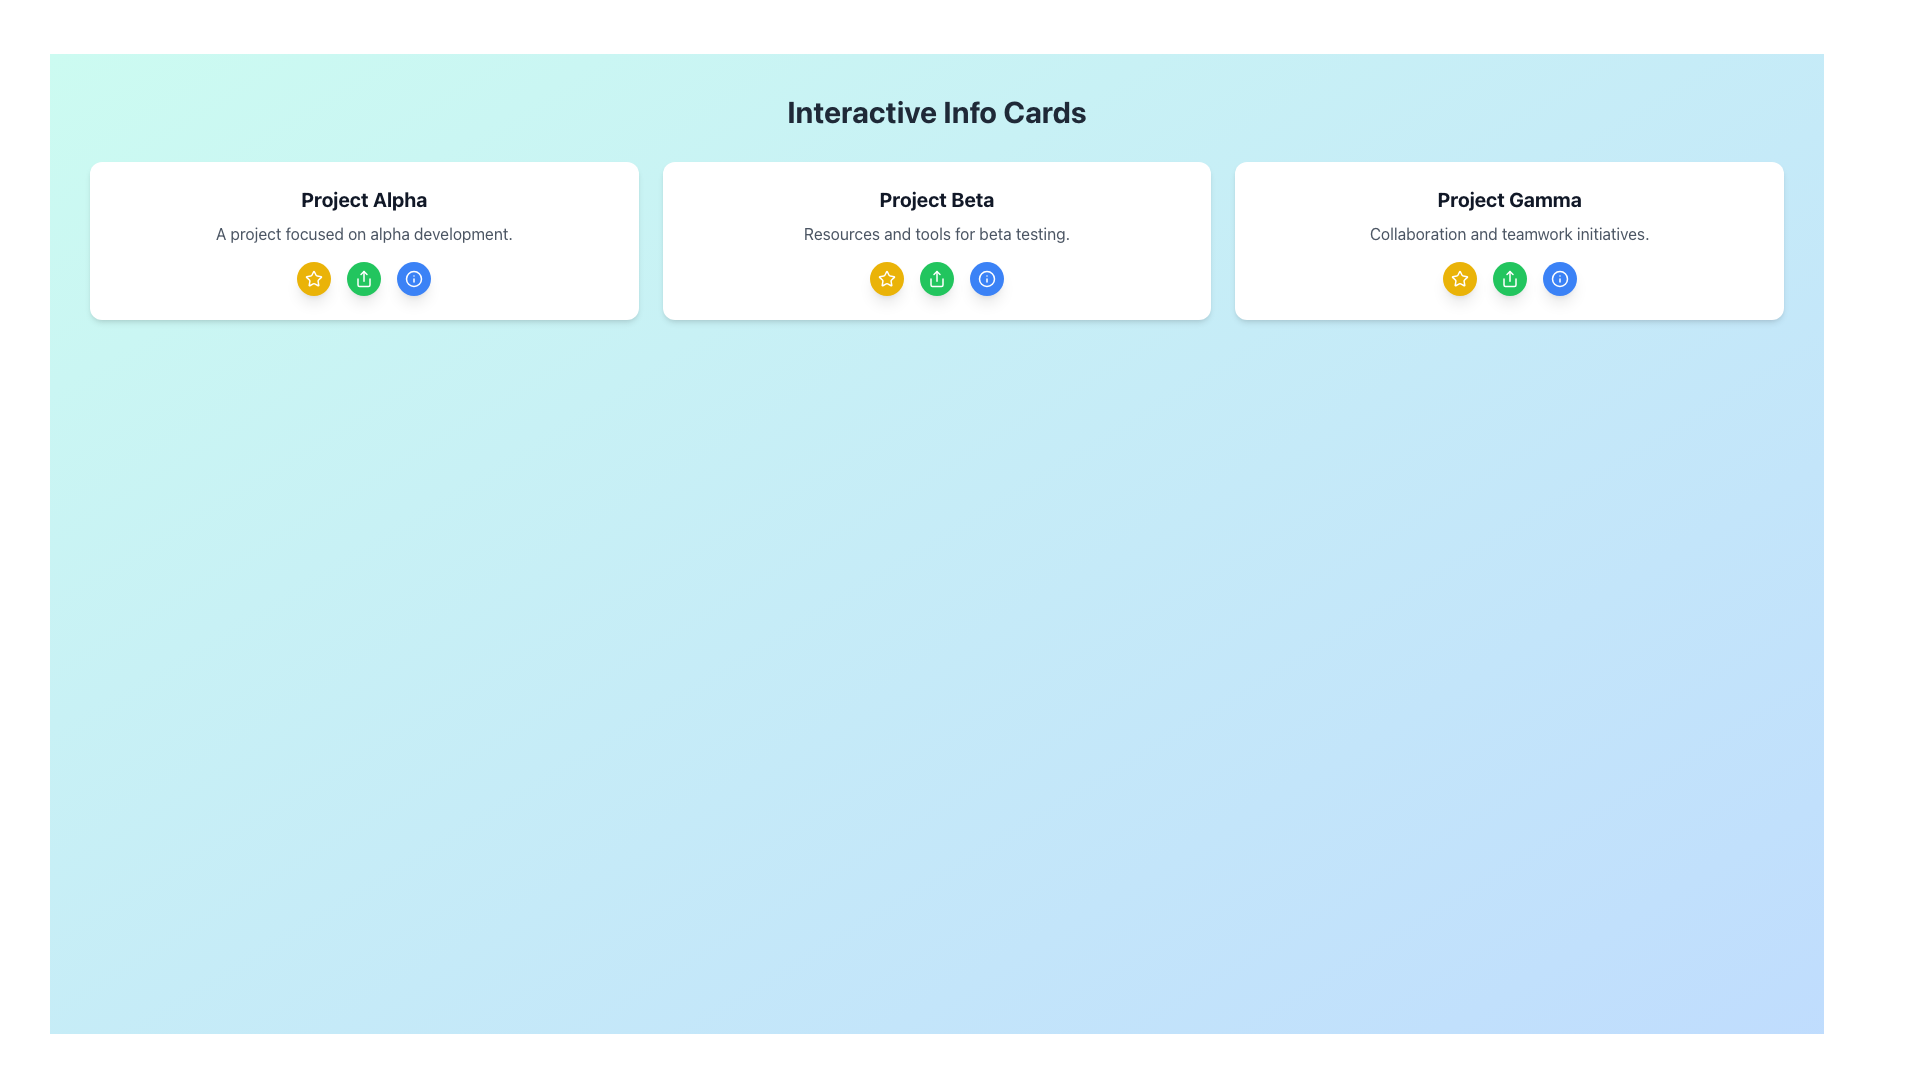 The image size is (1920, 1080). What do you see at coordinates (935, 233) in the screenshot?
I see `the Text Label that provides a brief description of the 'Project Beta' card, located in the middle section beneath the title and above the interactive icons` at bounding box center [935, 233].